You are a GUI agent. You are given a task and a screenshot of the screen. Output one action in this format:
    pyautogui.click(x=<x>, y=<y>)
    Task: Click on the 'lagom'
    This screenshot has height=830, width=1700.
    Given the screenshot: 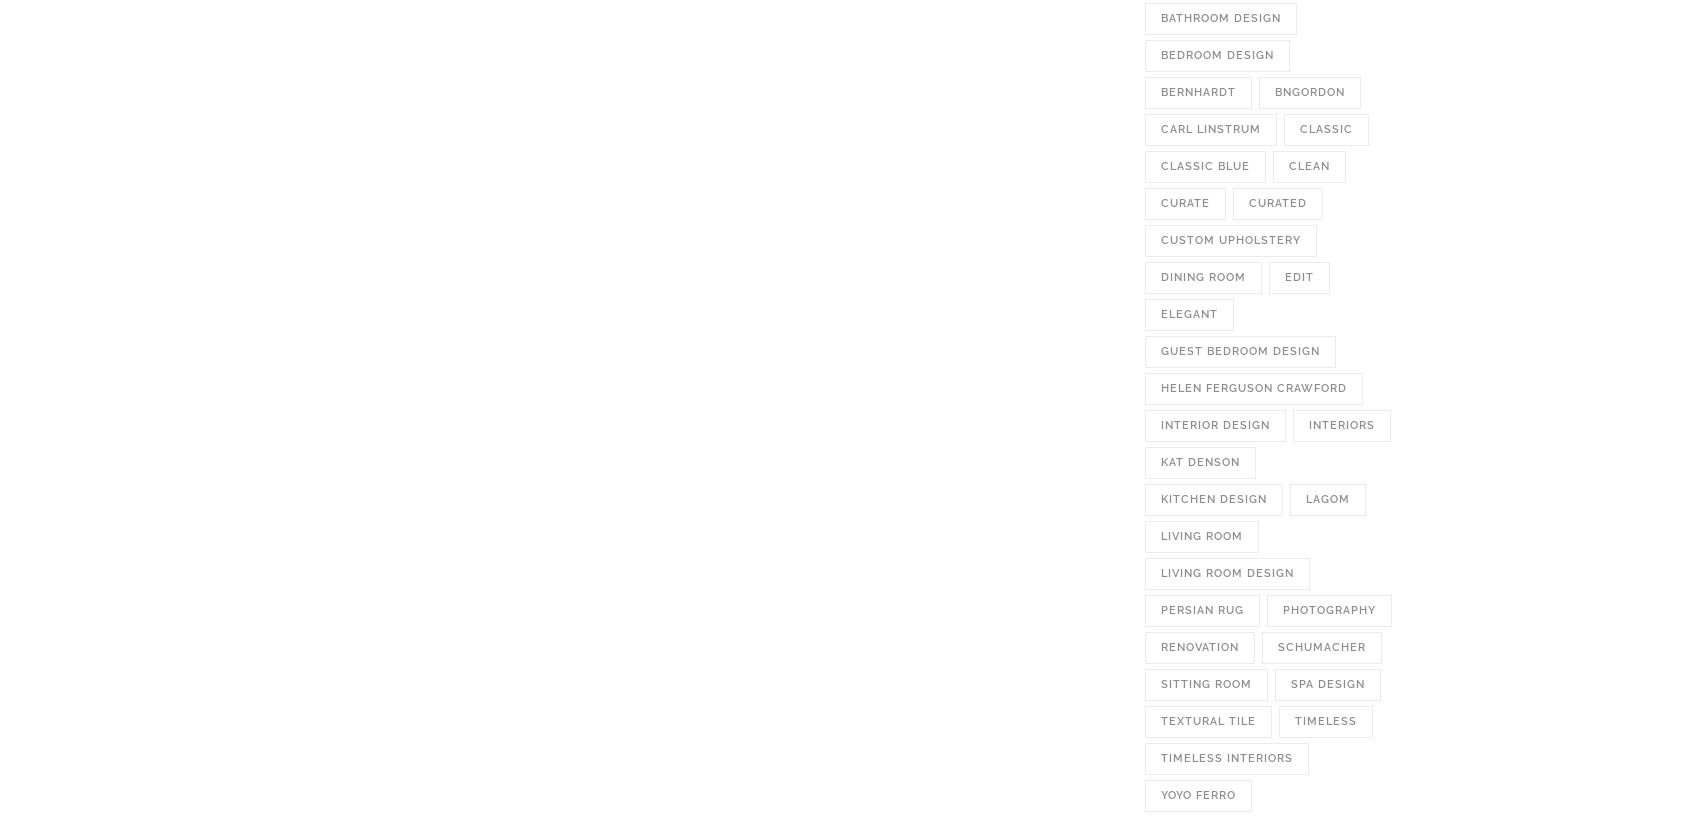 What is the action you would take?
    pyautogui.click(x=1328, y=499)
    